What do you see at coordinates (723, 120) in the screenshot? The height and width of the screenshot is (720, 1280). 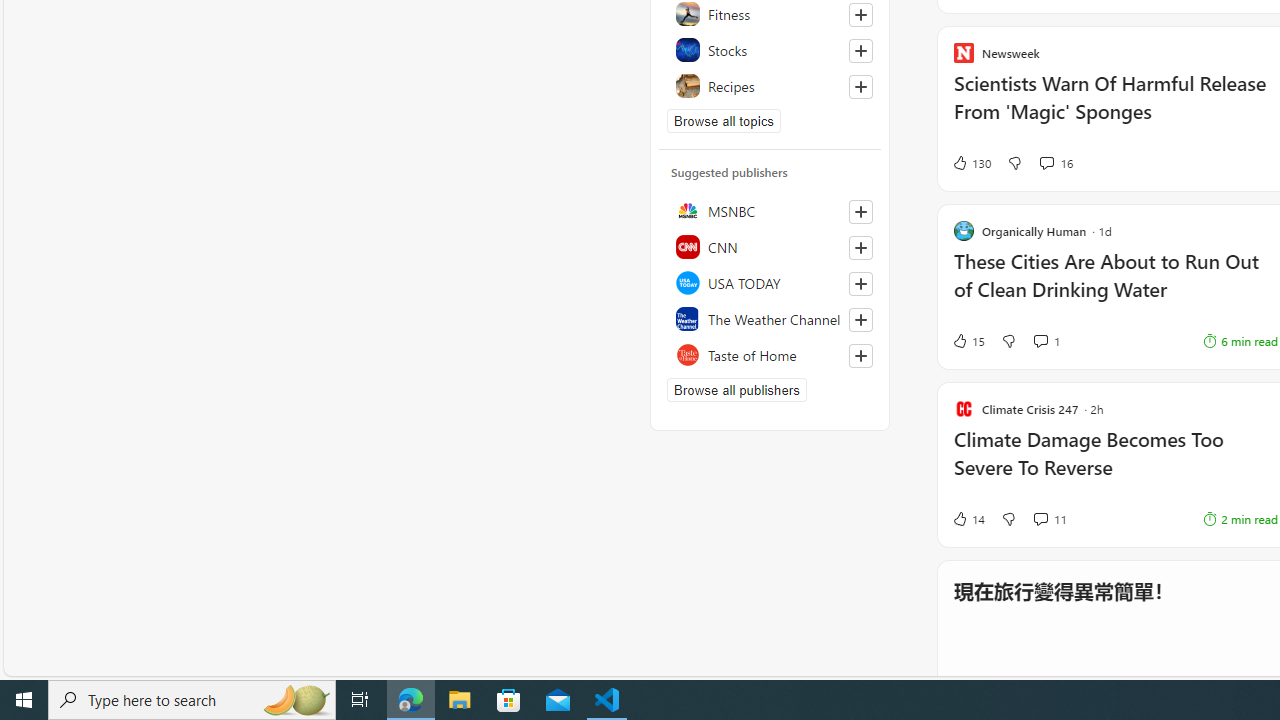 I see `'Browse all topics'` at bounding box center [723, 120].